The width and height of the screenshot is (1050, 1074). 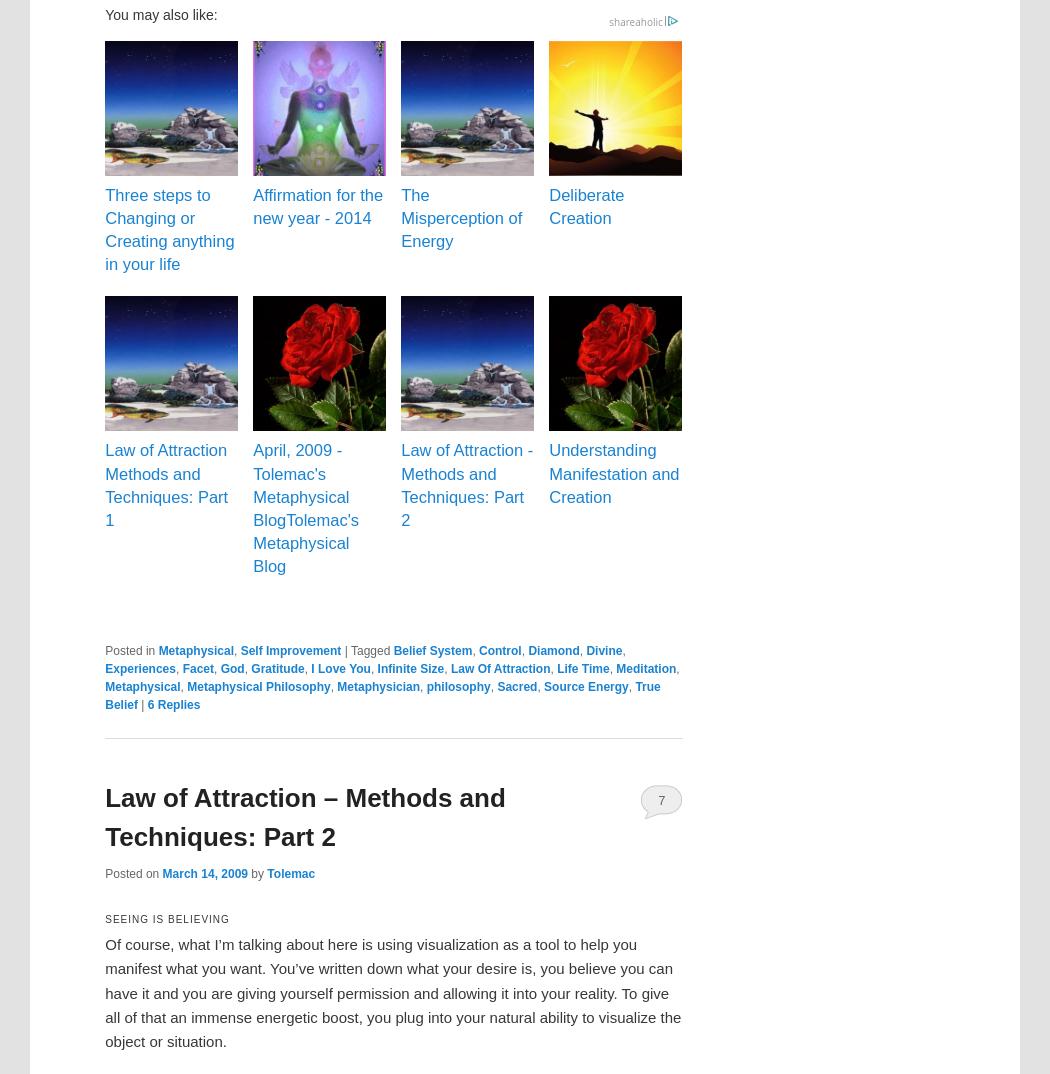 What do you see at coordinates (305, 507) in the screenshot?
I see `'April, 2009 - Tolemac's Metaphysical BlogTolemac's Metaphysical Blog'` at bounding box center [305, 507].